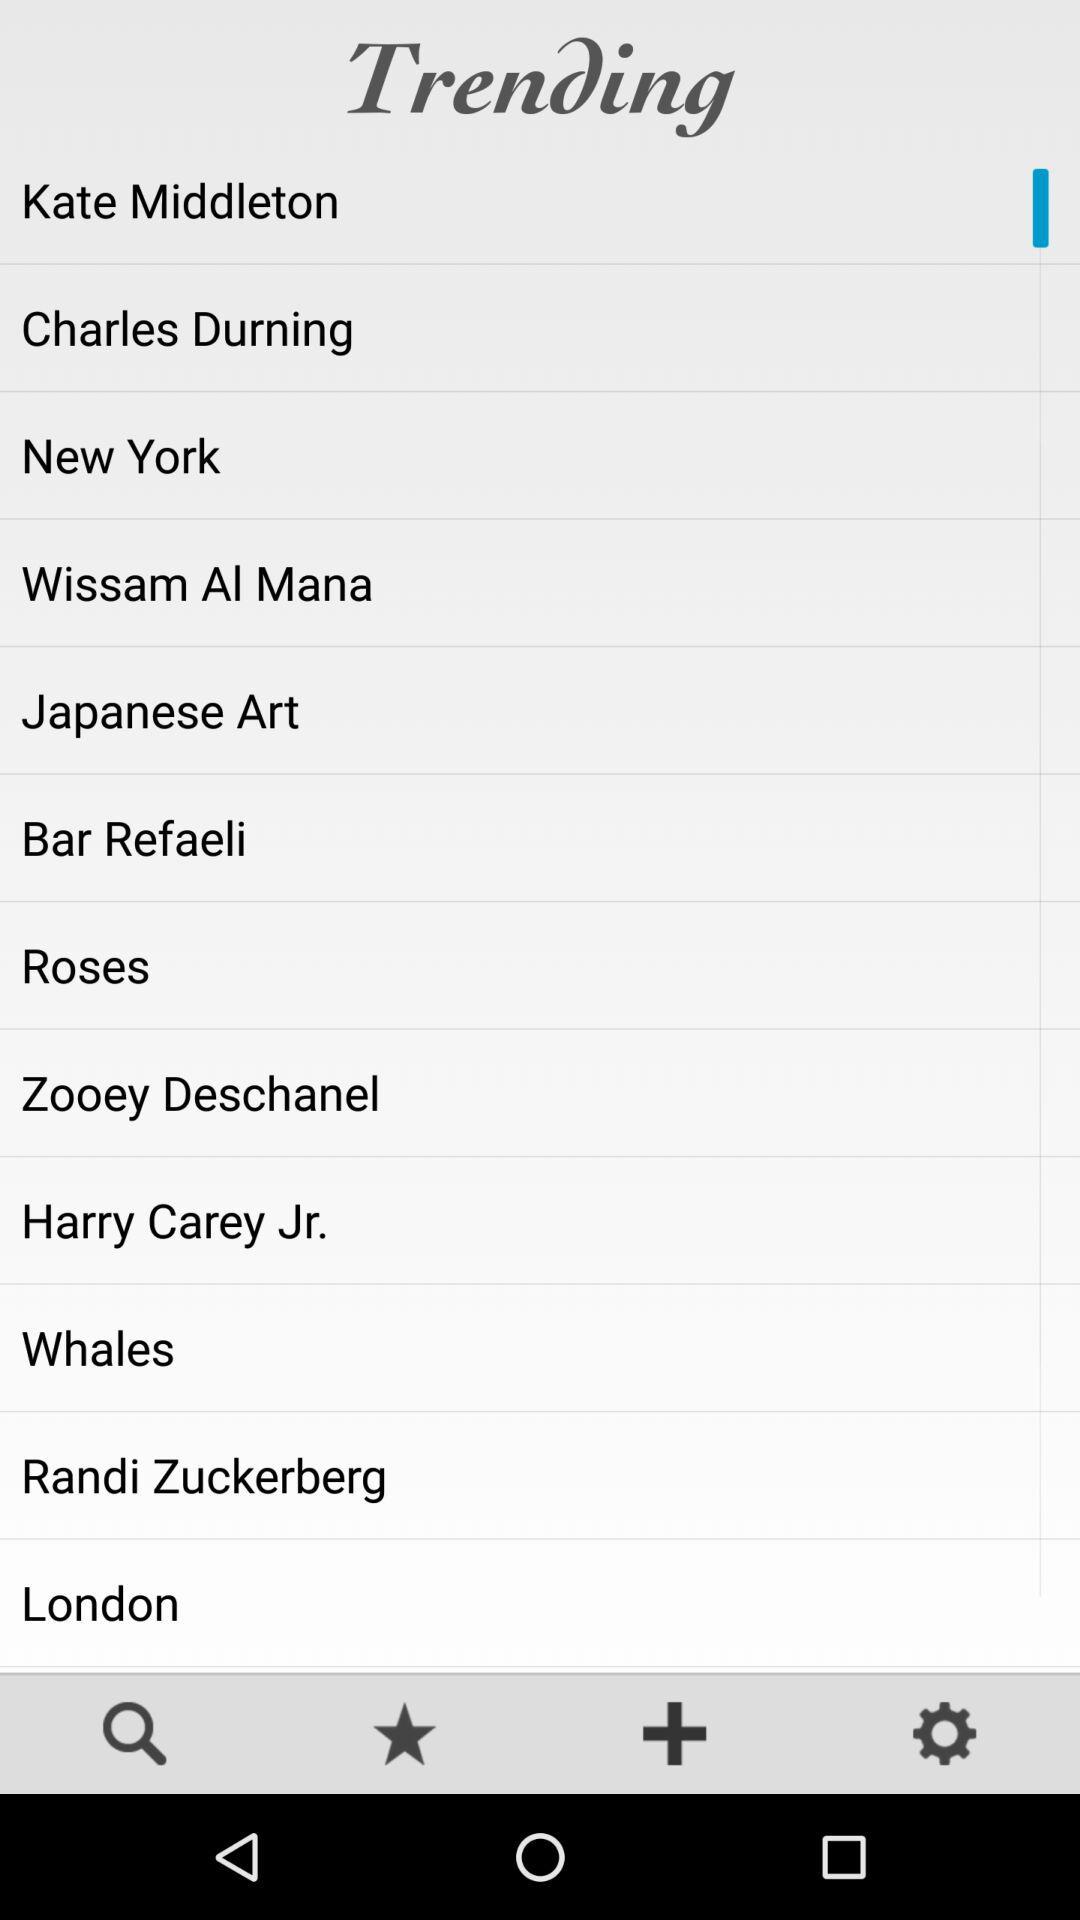 This screenshot has height=1920, width=1080. Describe the element at coordinates (945, 1735) in the screenshot. I see `settings option` at that location.